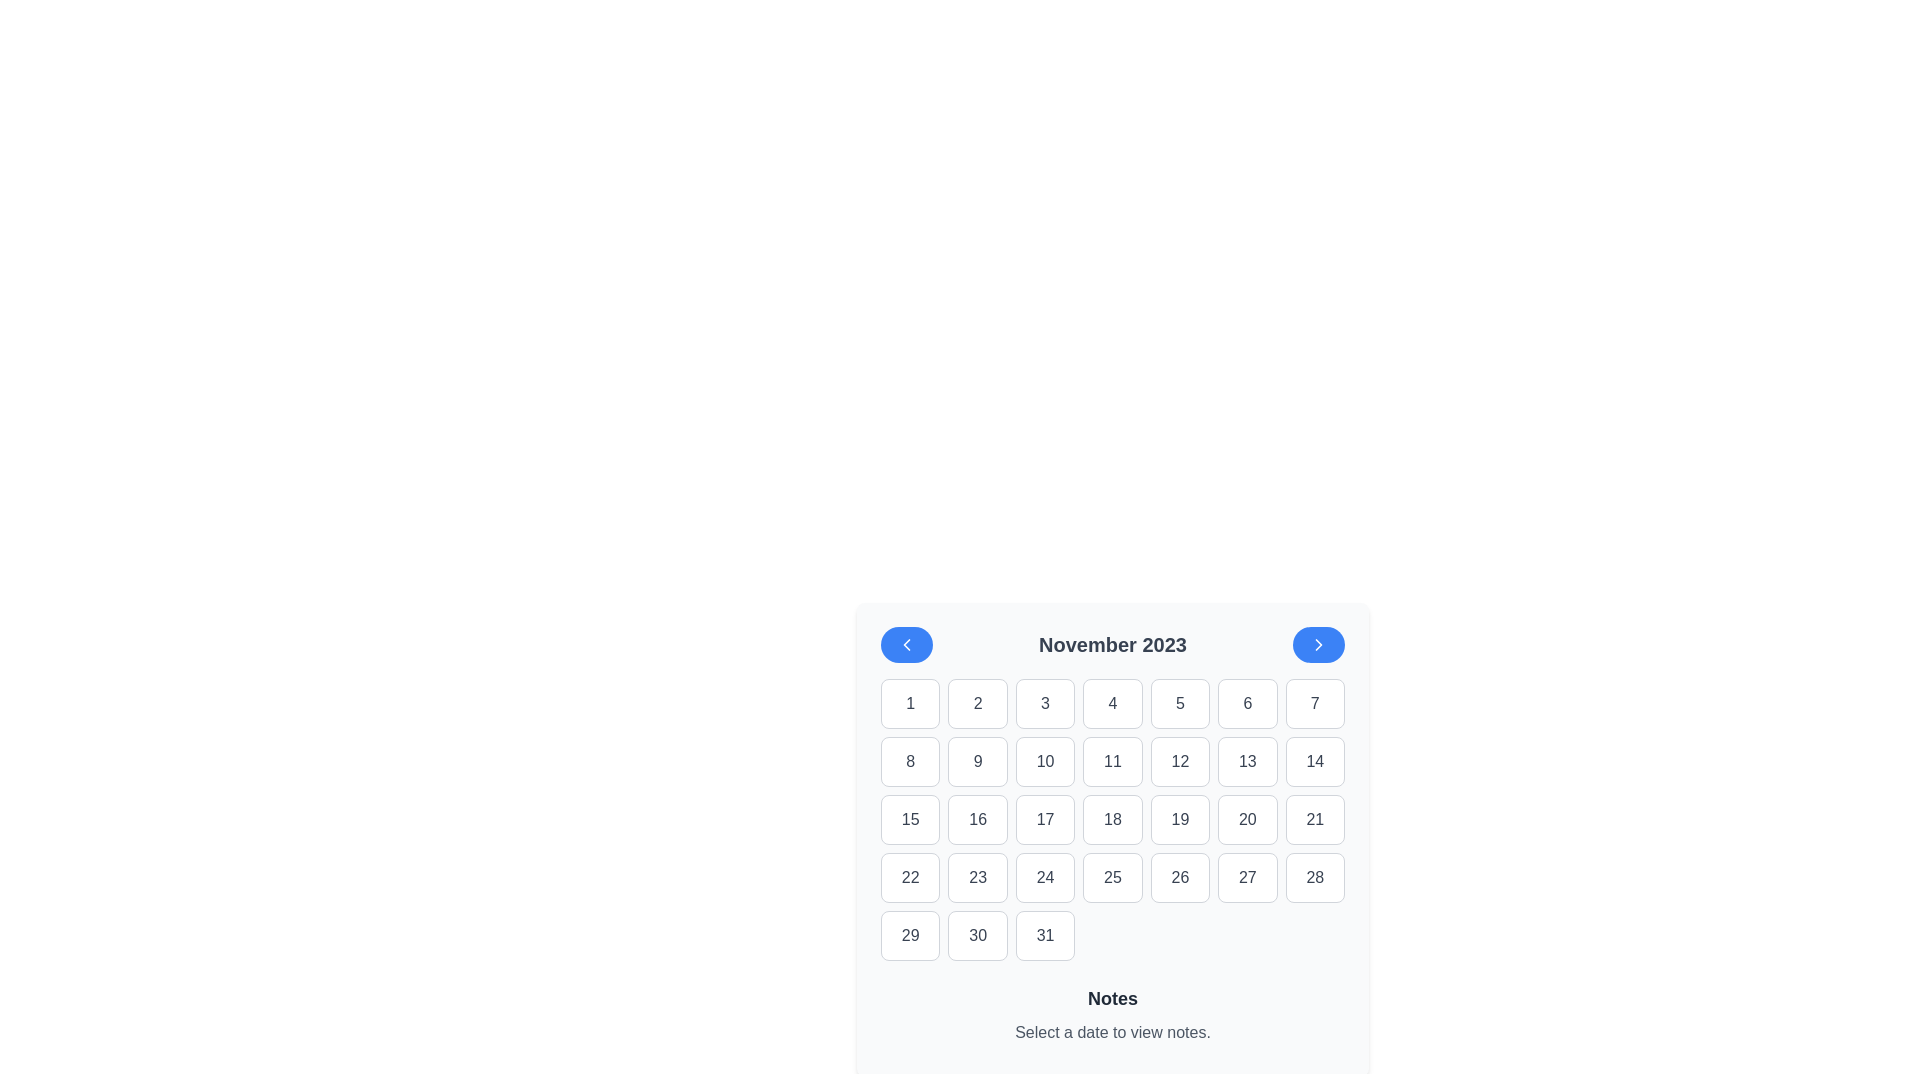  Describe the element at coordinates (1112, 703) in the screenshot. I see `the button representing the 4th day of November 2023 in the calendar interface` at that location.